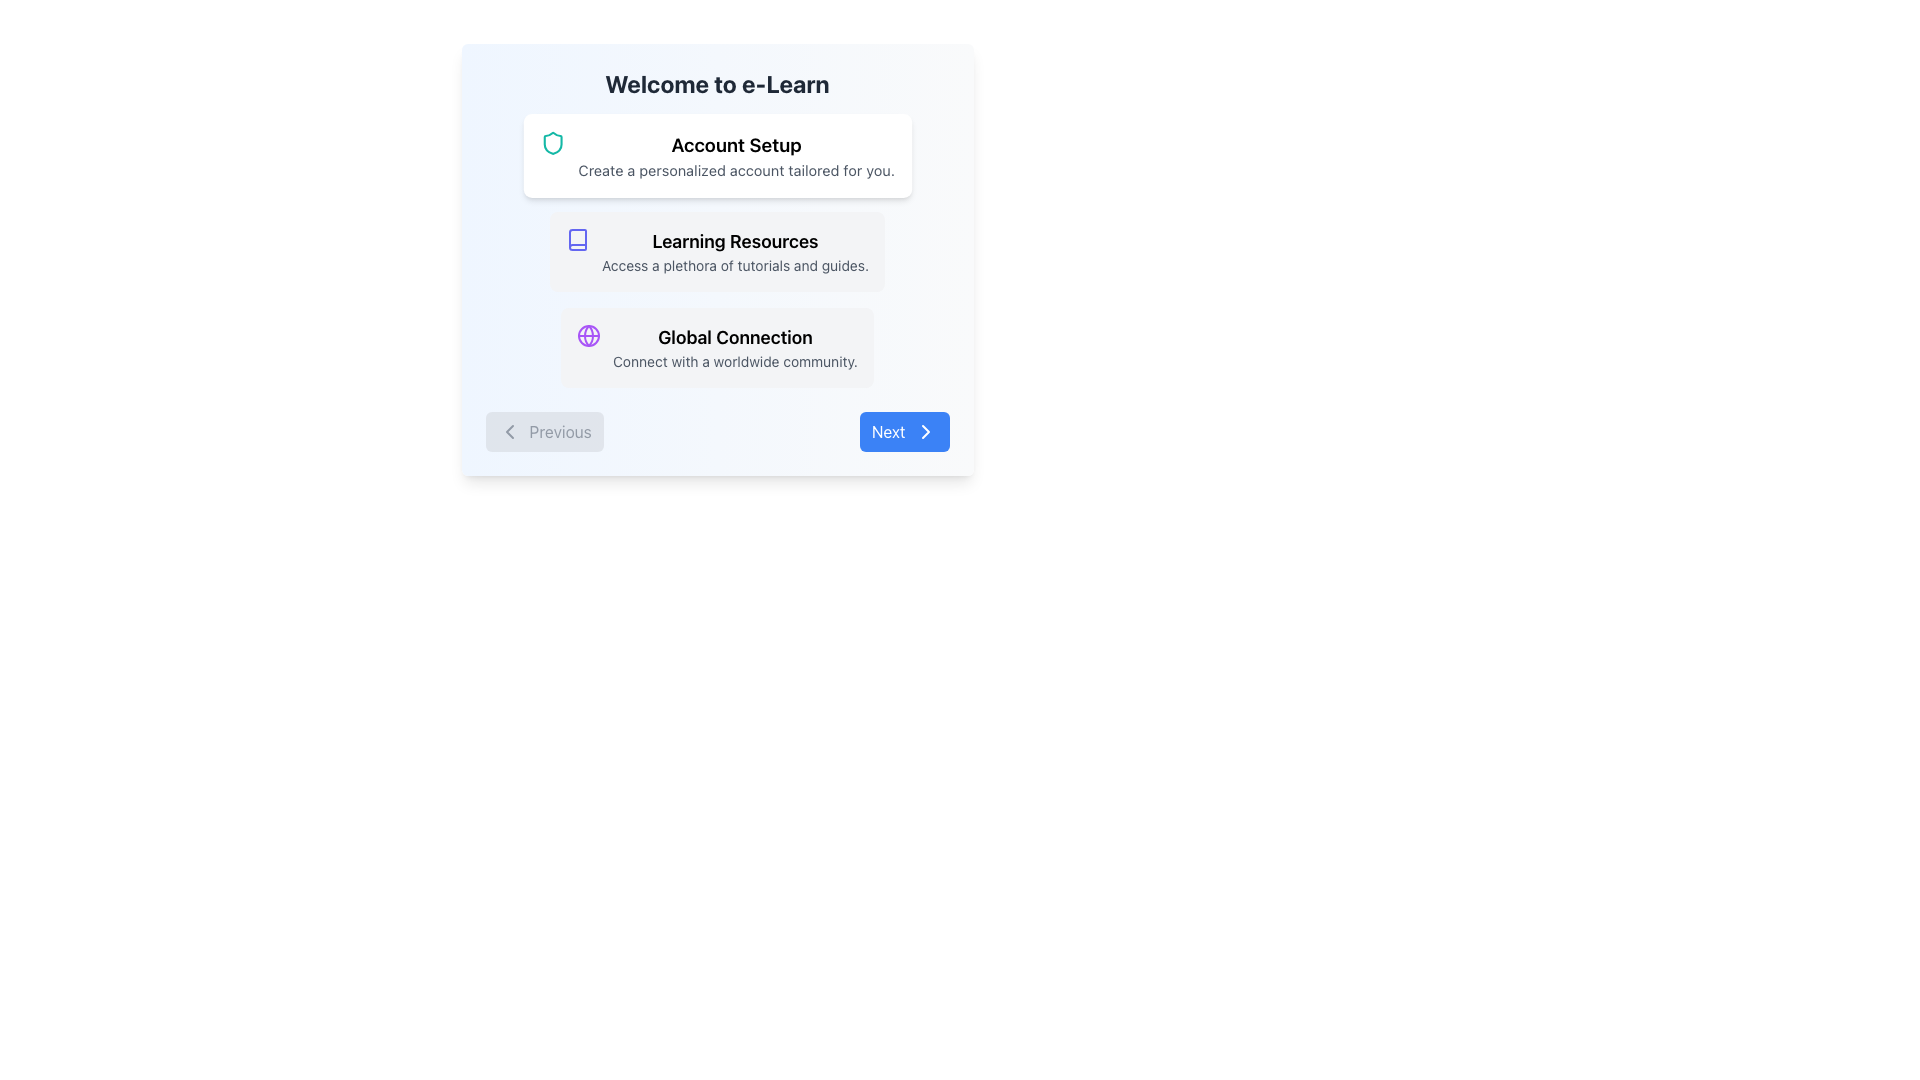 The height and width of the screenshot is (1080, 1920). Describe the element at coordinates (509, 431) in the screenshot. I see `the left-pointing chevron icon located to the left of the 'Previous' button in the lower-left corner of the displayed card` at that location.